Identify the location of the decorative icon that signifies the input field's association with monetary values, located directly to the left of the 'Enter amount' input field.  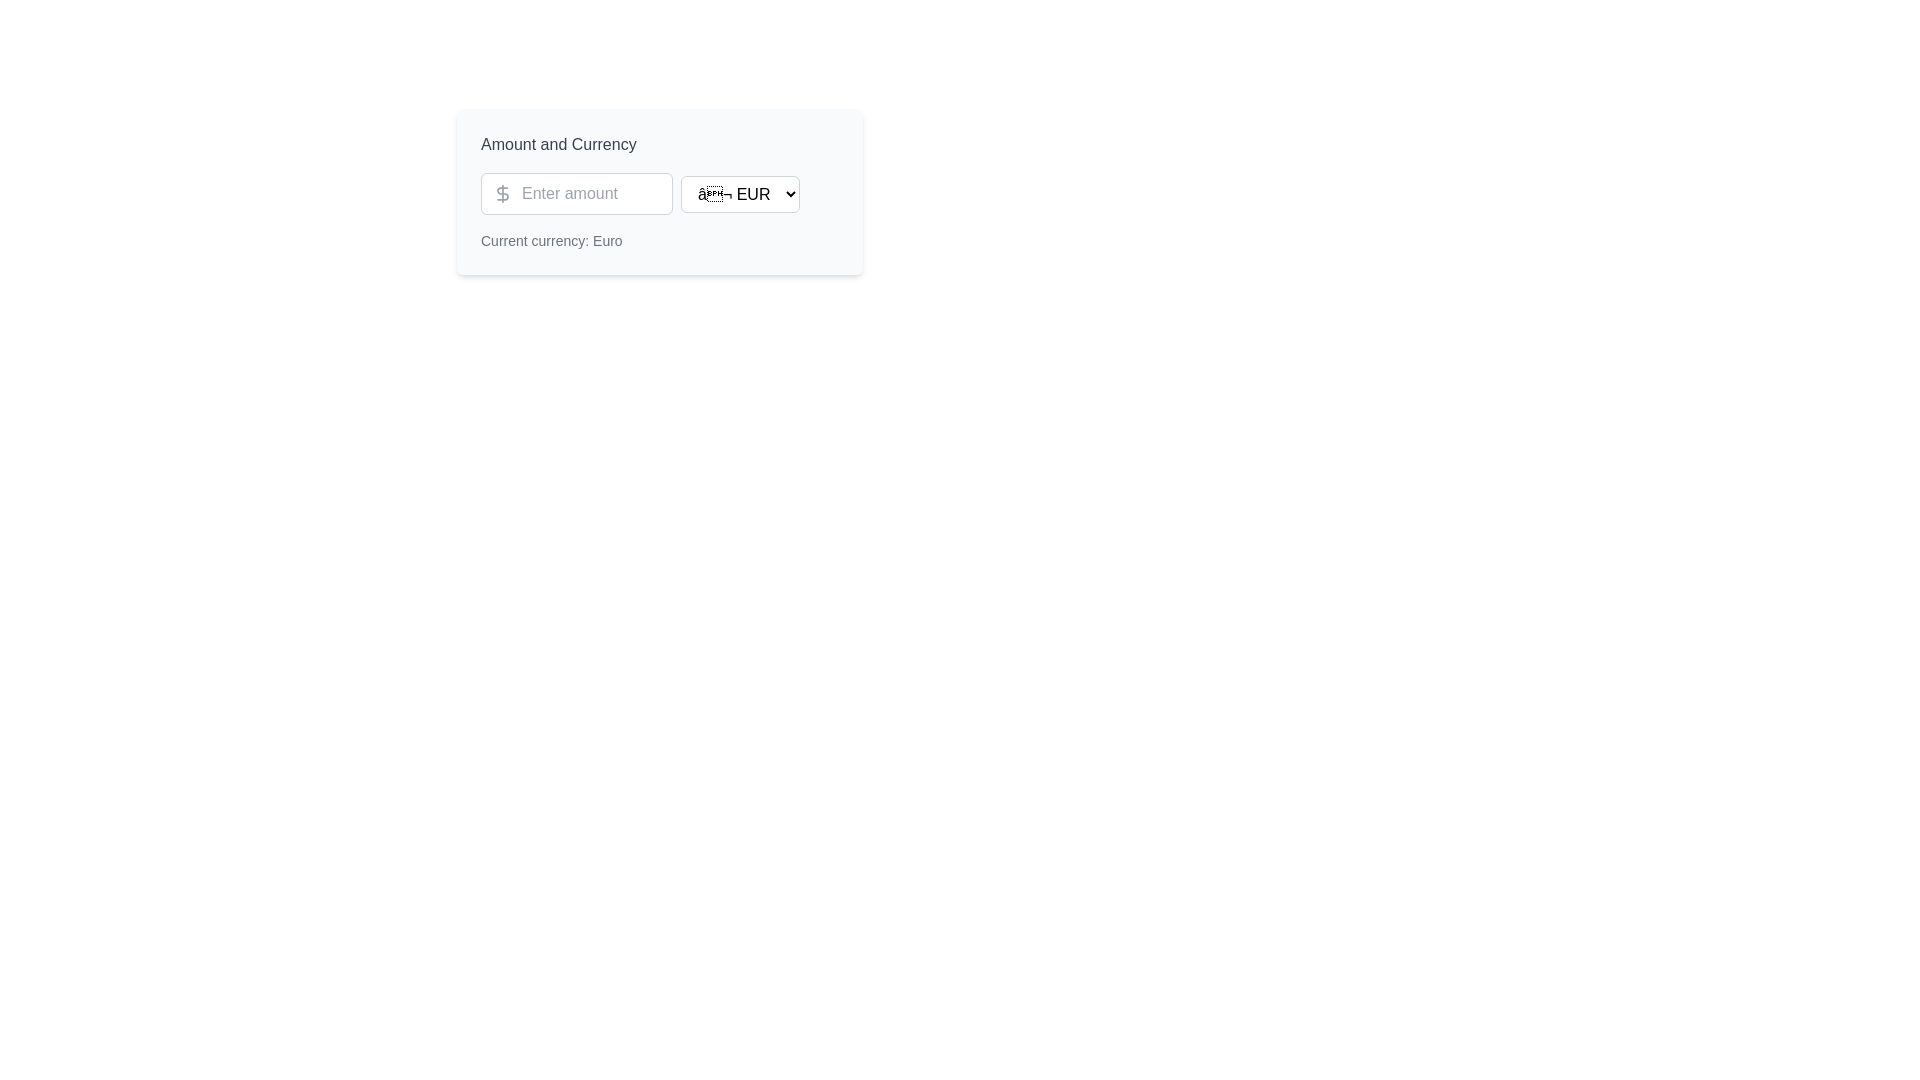
(503, 193).